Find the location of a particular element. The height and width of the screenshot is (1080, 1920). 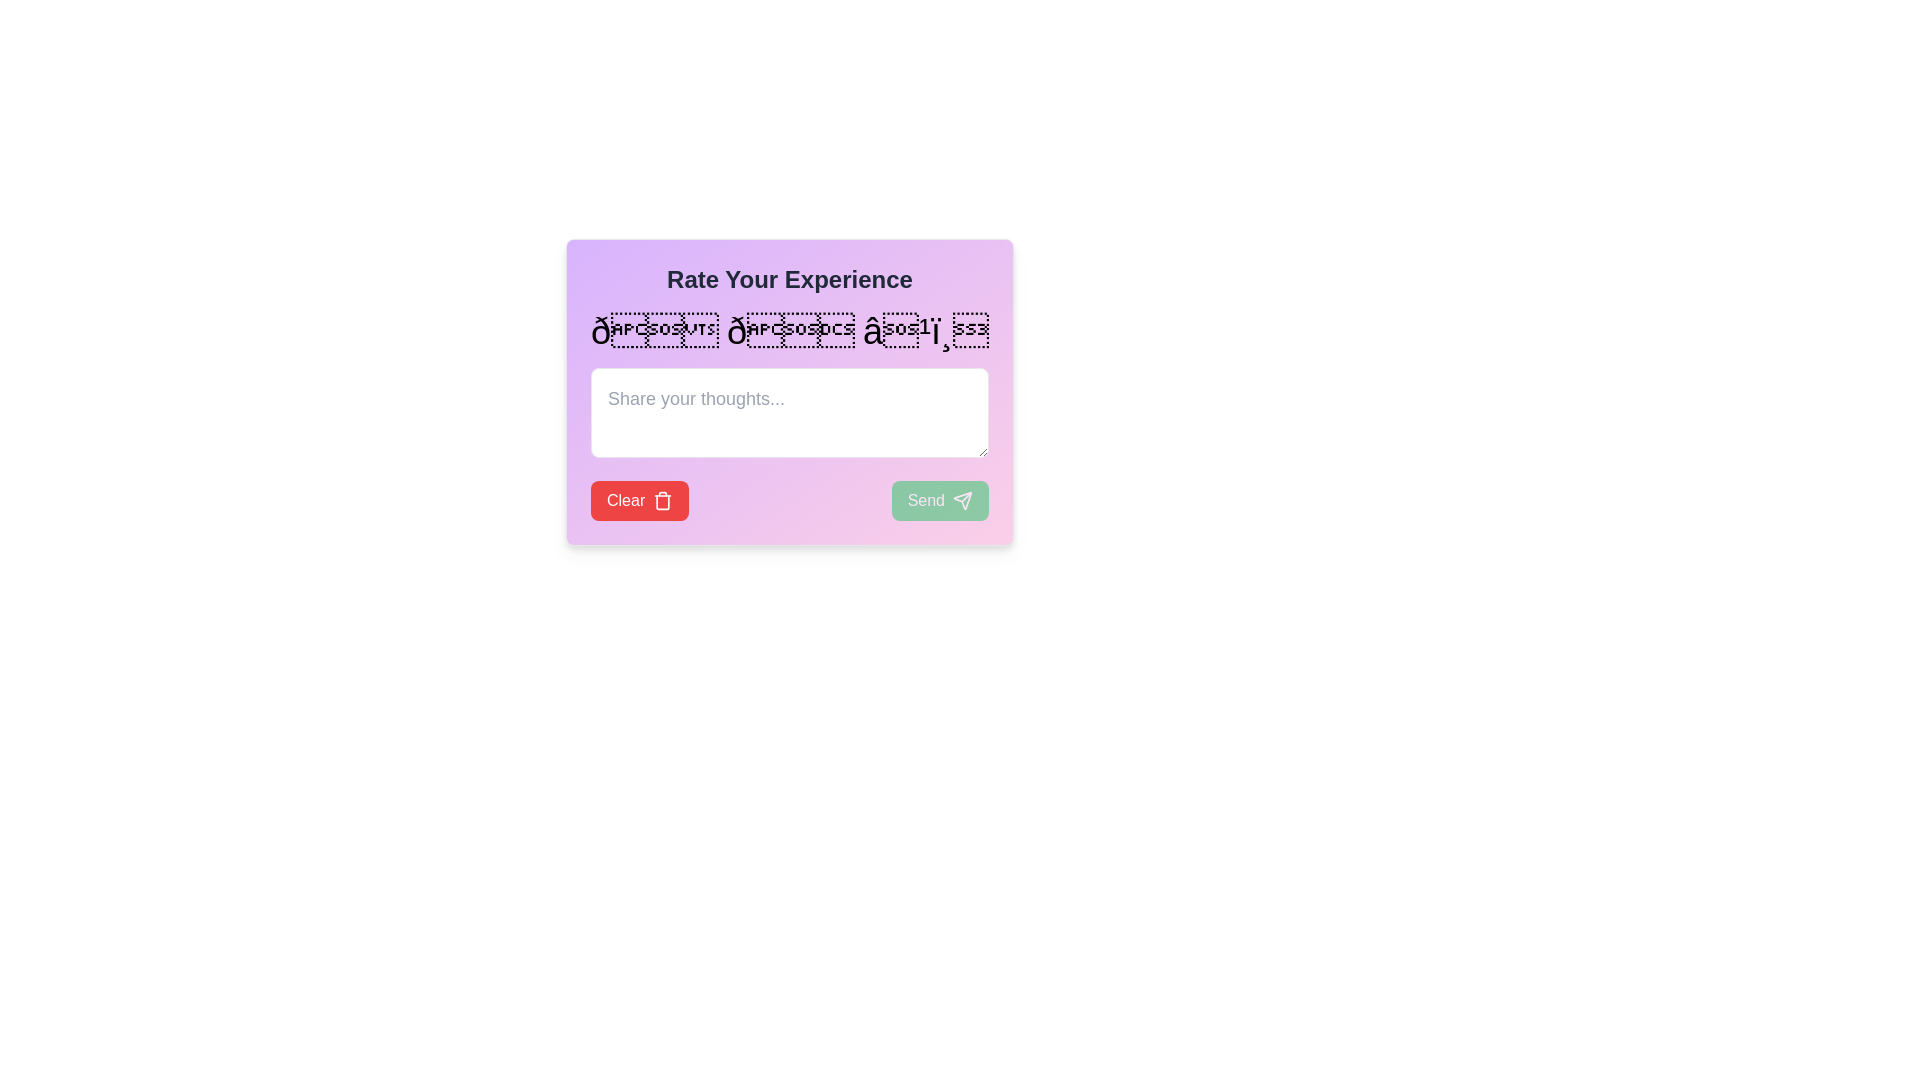

the third face icon with a neutral expression in the row of three face icons is located at coordinates (925, 330).